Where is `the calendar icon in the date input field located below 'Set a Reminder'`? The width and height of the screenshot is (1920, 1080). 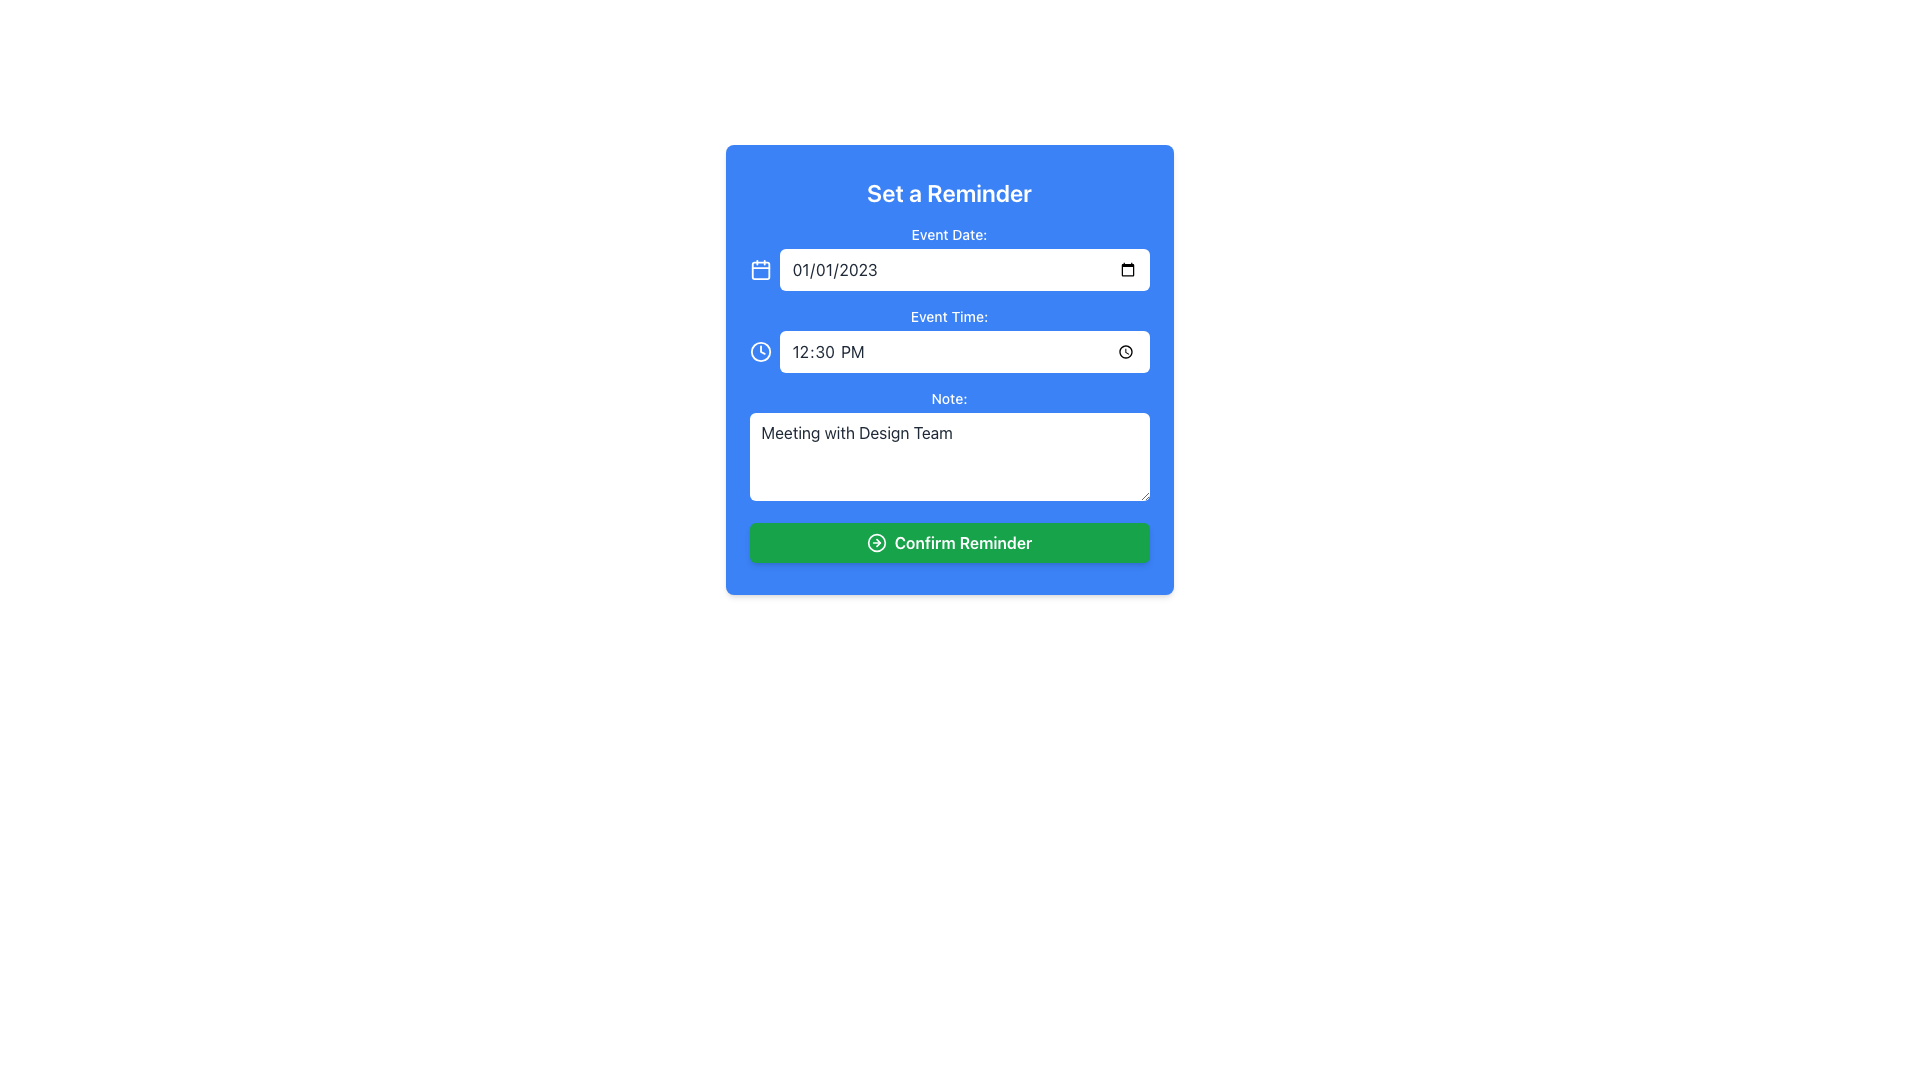
the calendar icon in the date input field located below 'Set a Reminder' is located at coordinates (948, 257).